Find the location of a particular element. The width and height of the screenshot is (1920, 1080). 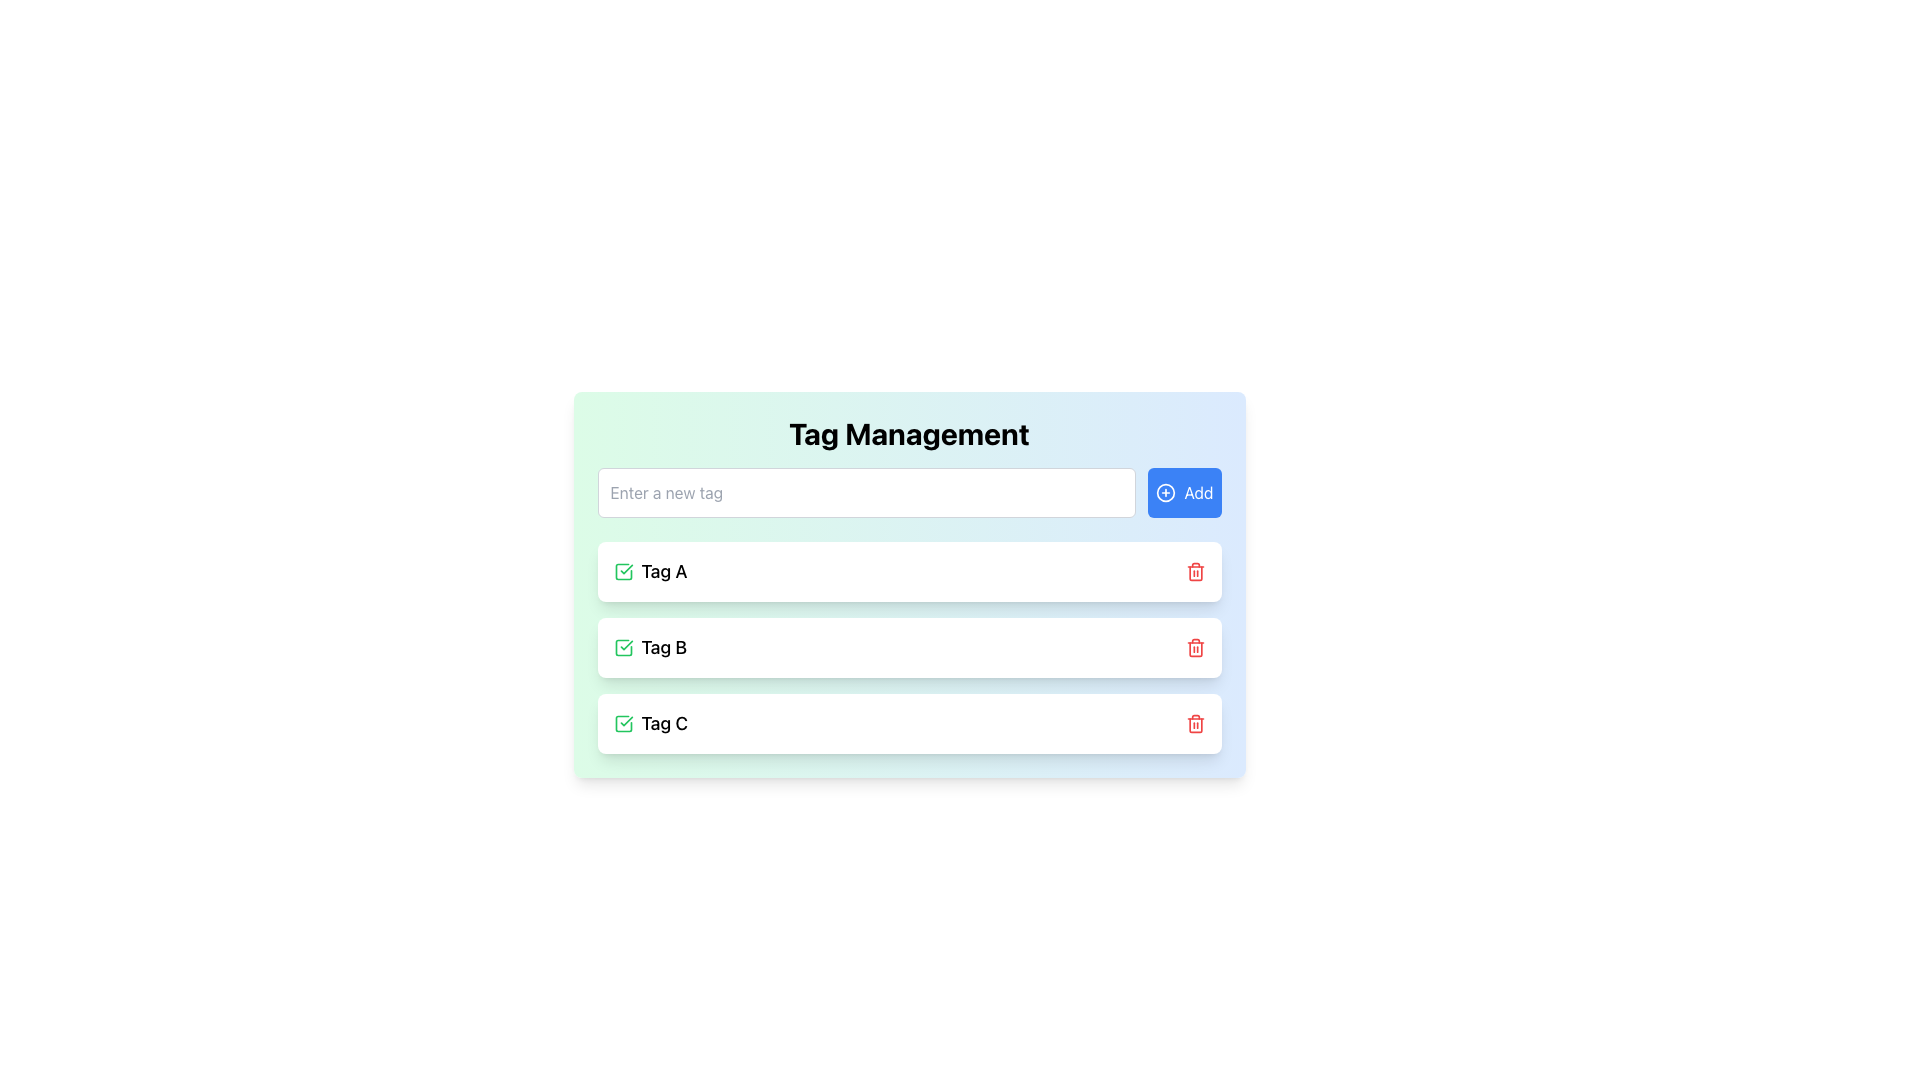

the text label displaying 'Tag B' located is located at coordinates (663, 648).